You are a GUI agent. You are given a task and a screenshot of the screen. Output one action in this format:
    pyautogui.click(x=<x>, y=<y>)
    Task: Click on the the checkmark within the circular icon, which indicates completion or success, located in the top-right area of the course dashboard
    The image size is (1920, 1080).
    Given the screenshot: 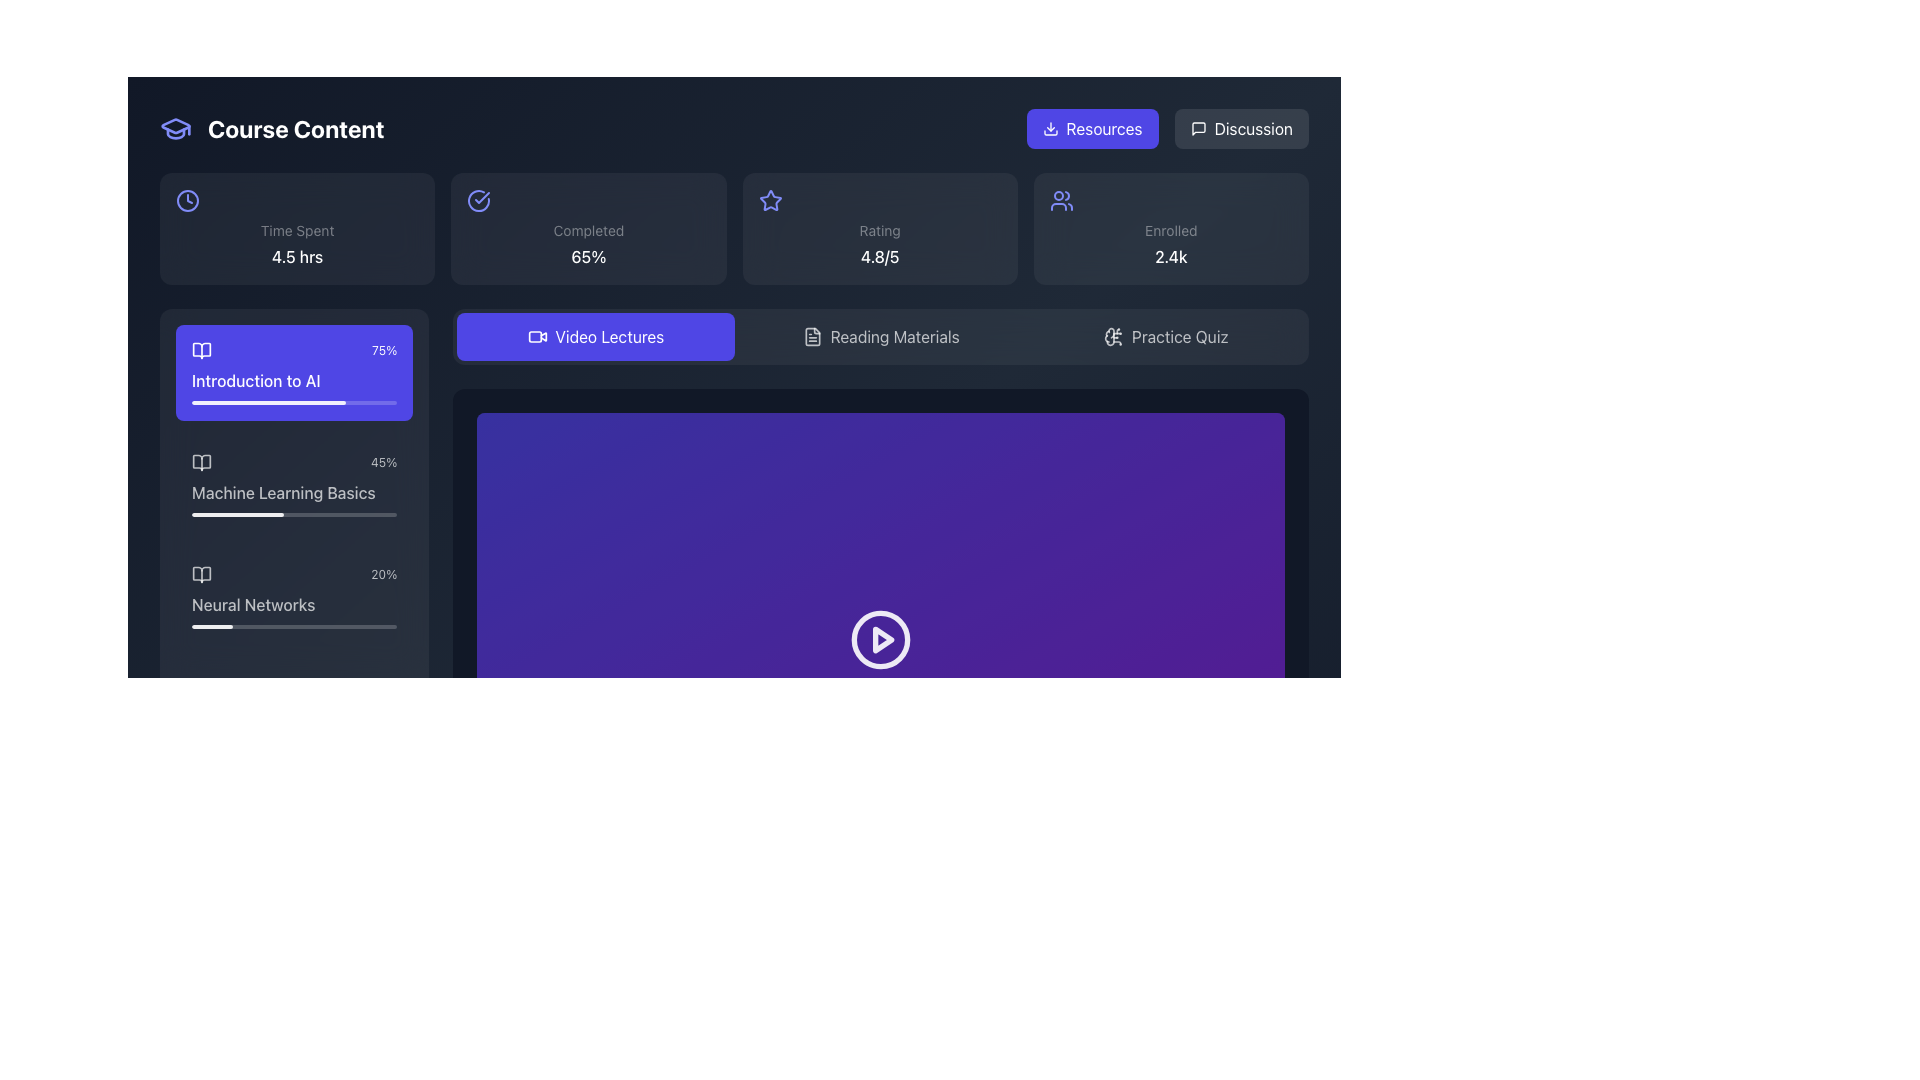 What is the action you would take?
    pyautogui.click(x=482, y=197)
    